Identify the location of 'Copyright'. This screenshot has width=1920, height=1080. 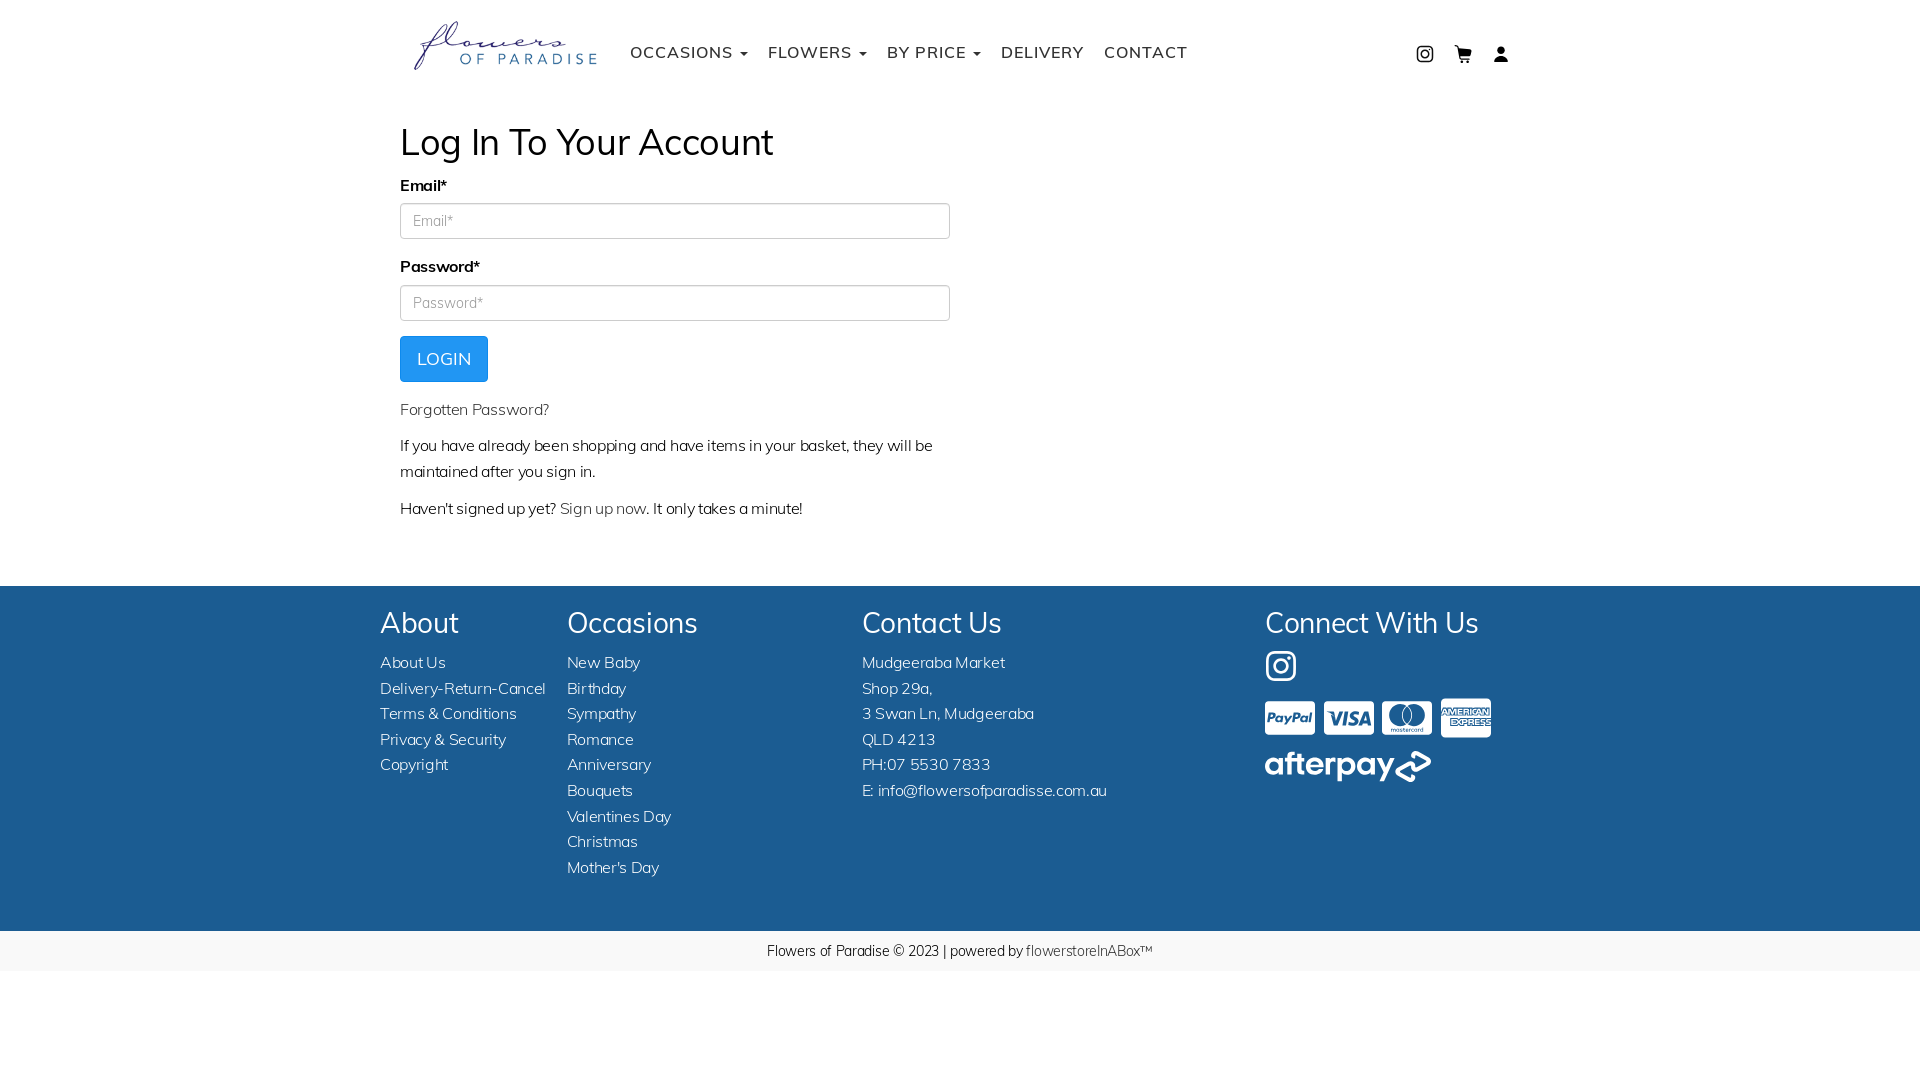
(412, 763).